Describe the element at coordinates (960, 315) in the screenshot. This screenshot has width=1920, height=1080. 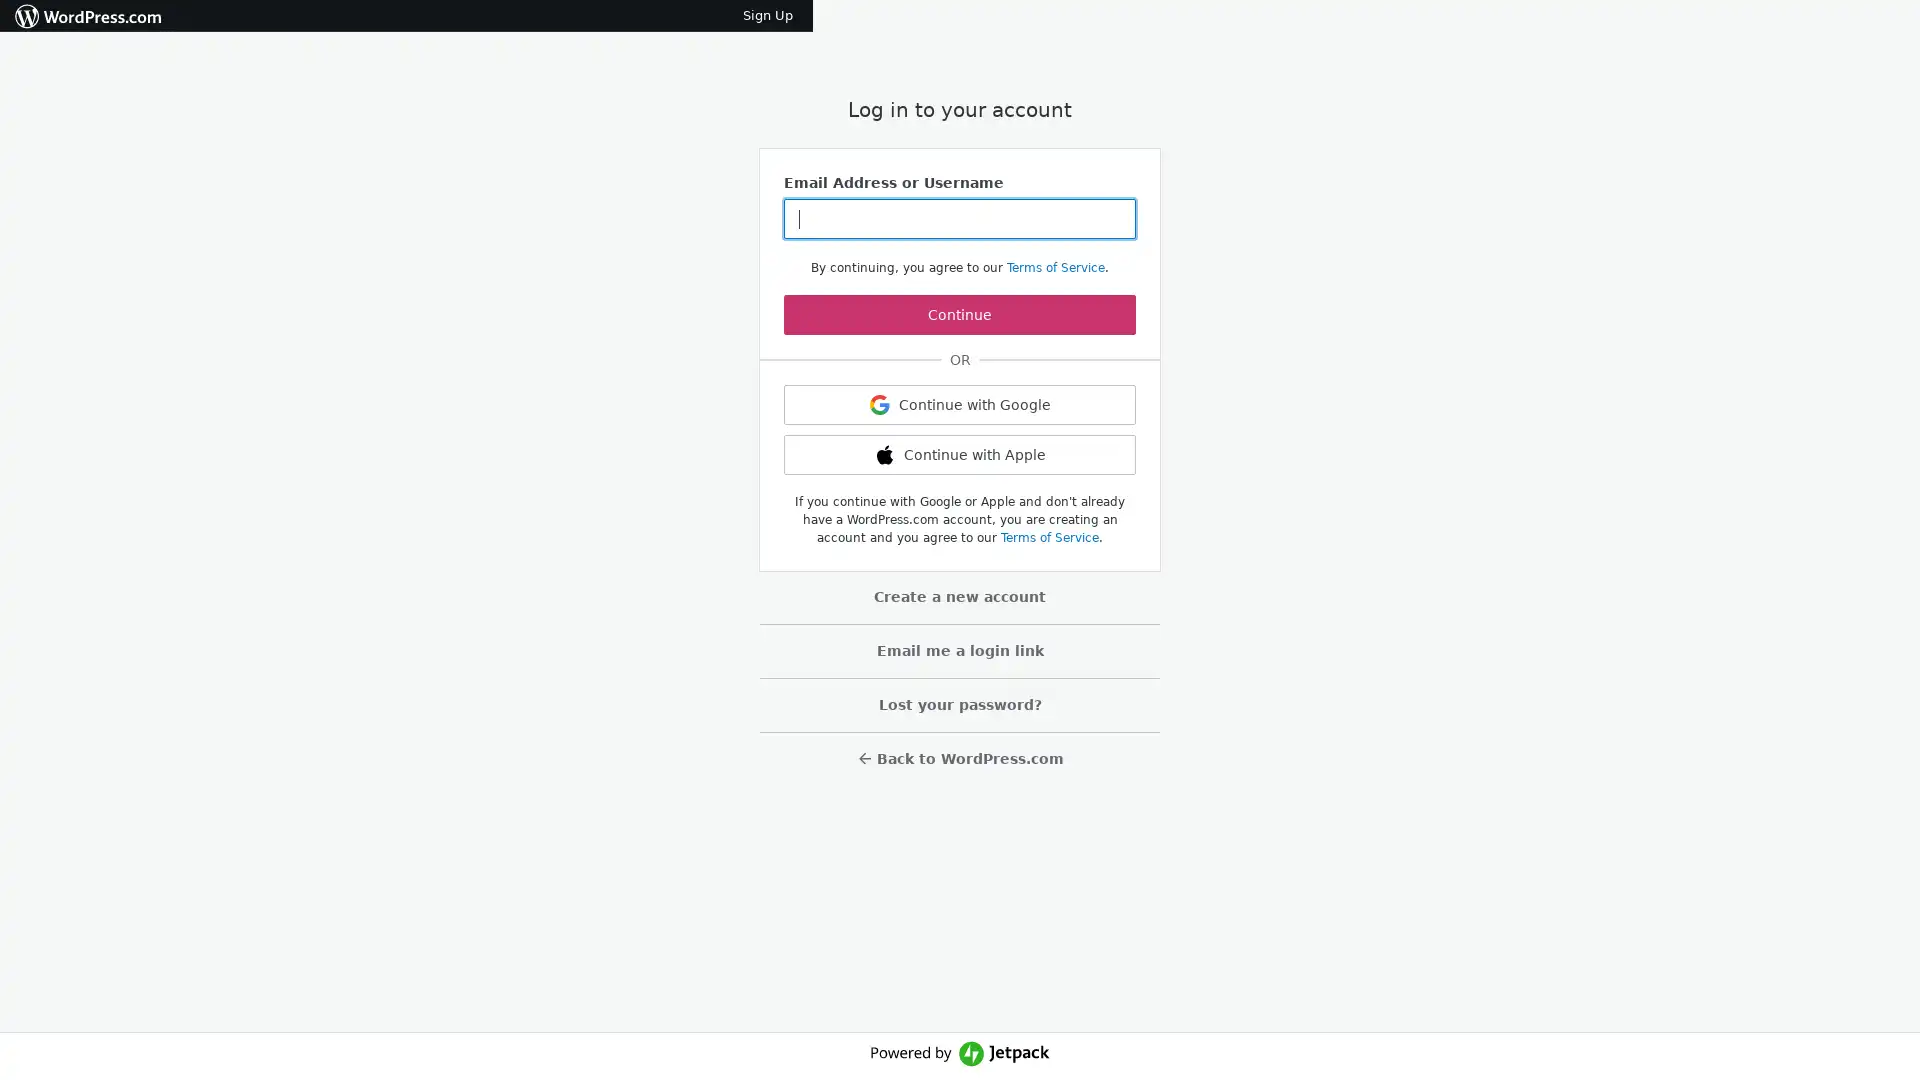
I see `Continue` at that location.